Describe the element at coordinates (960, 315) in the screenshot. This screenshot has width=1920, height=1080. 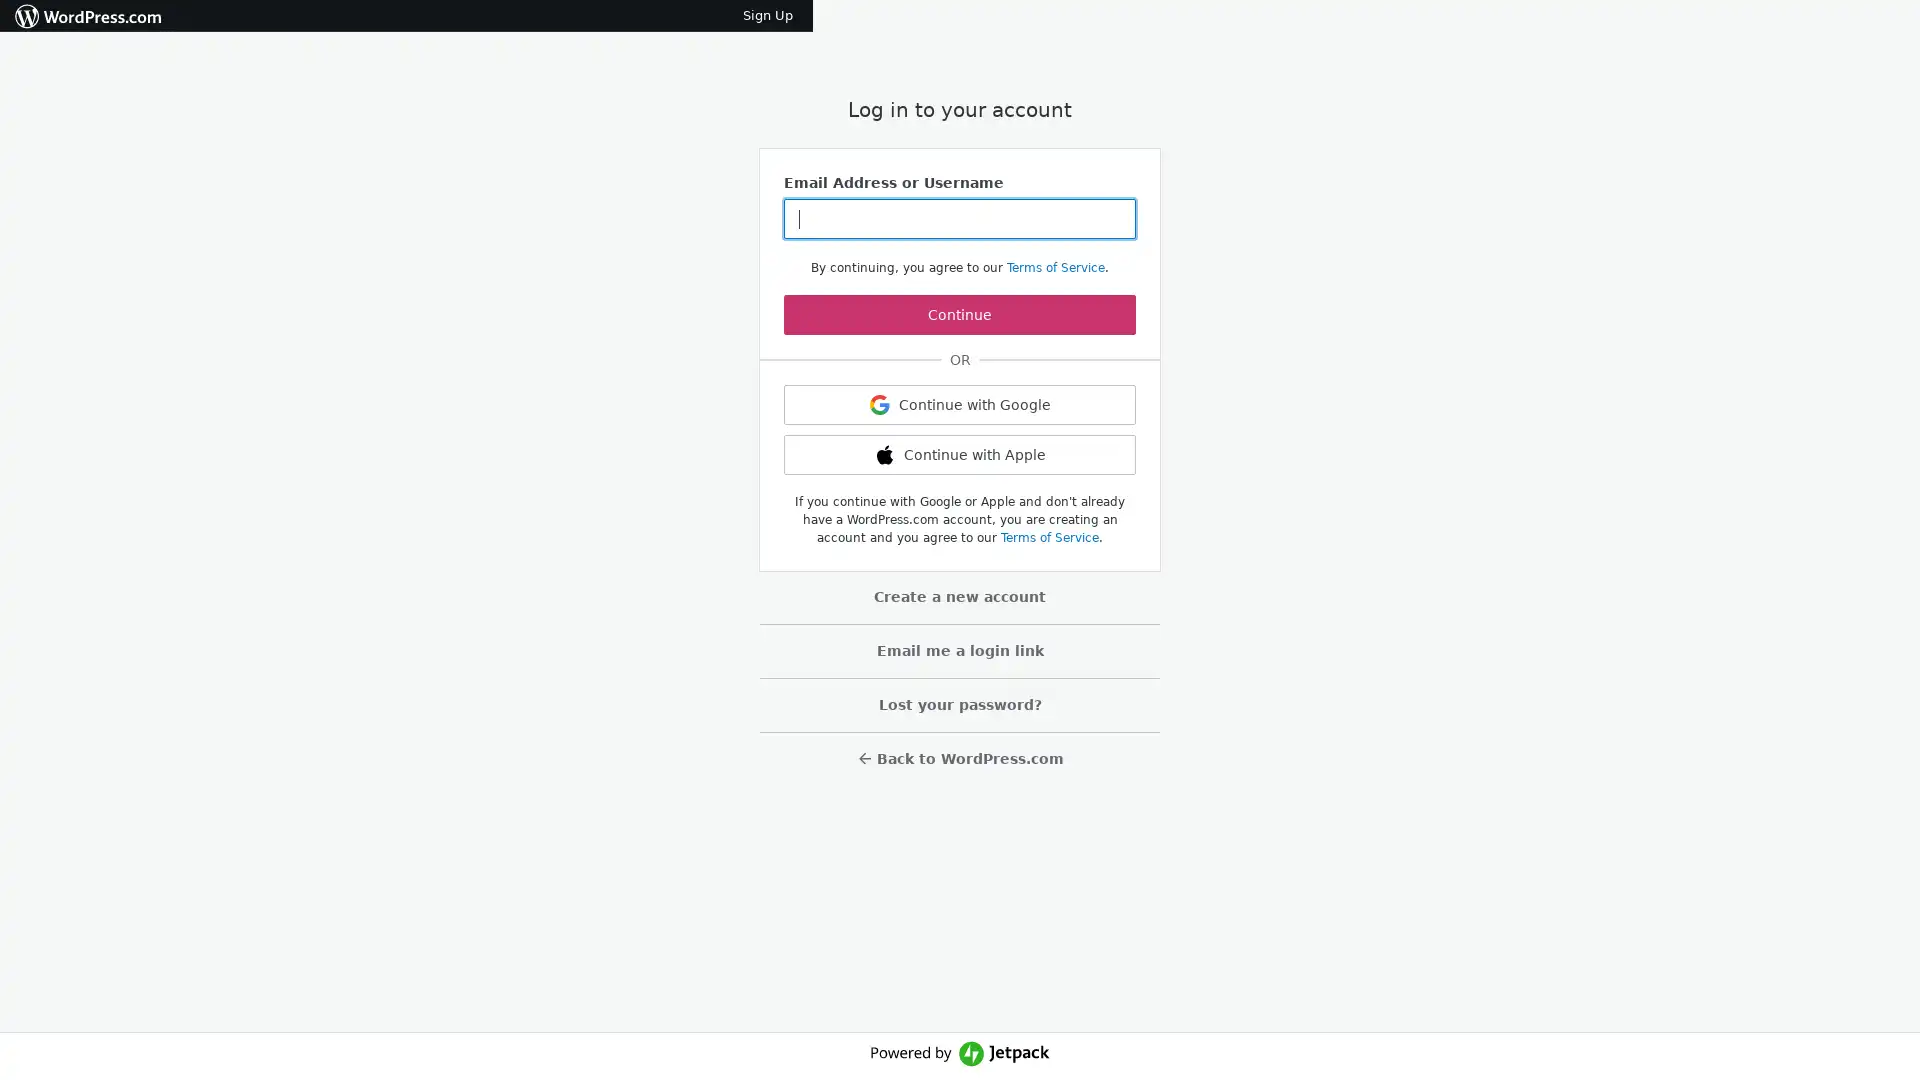
I see `Continue` at that location.